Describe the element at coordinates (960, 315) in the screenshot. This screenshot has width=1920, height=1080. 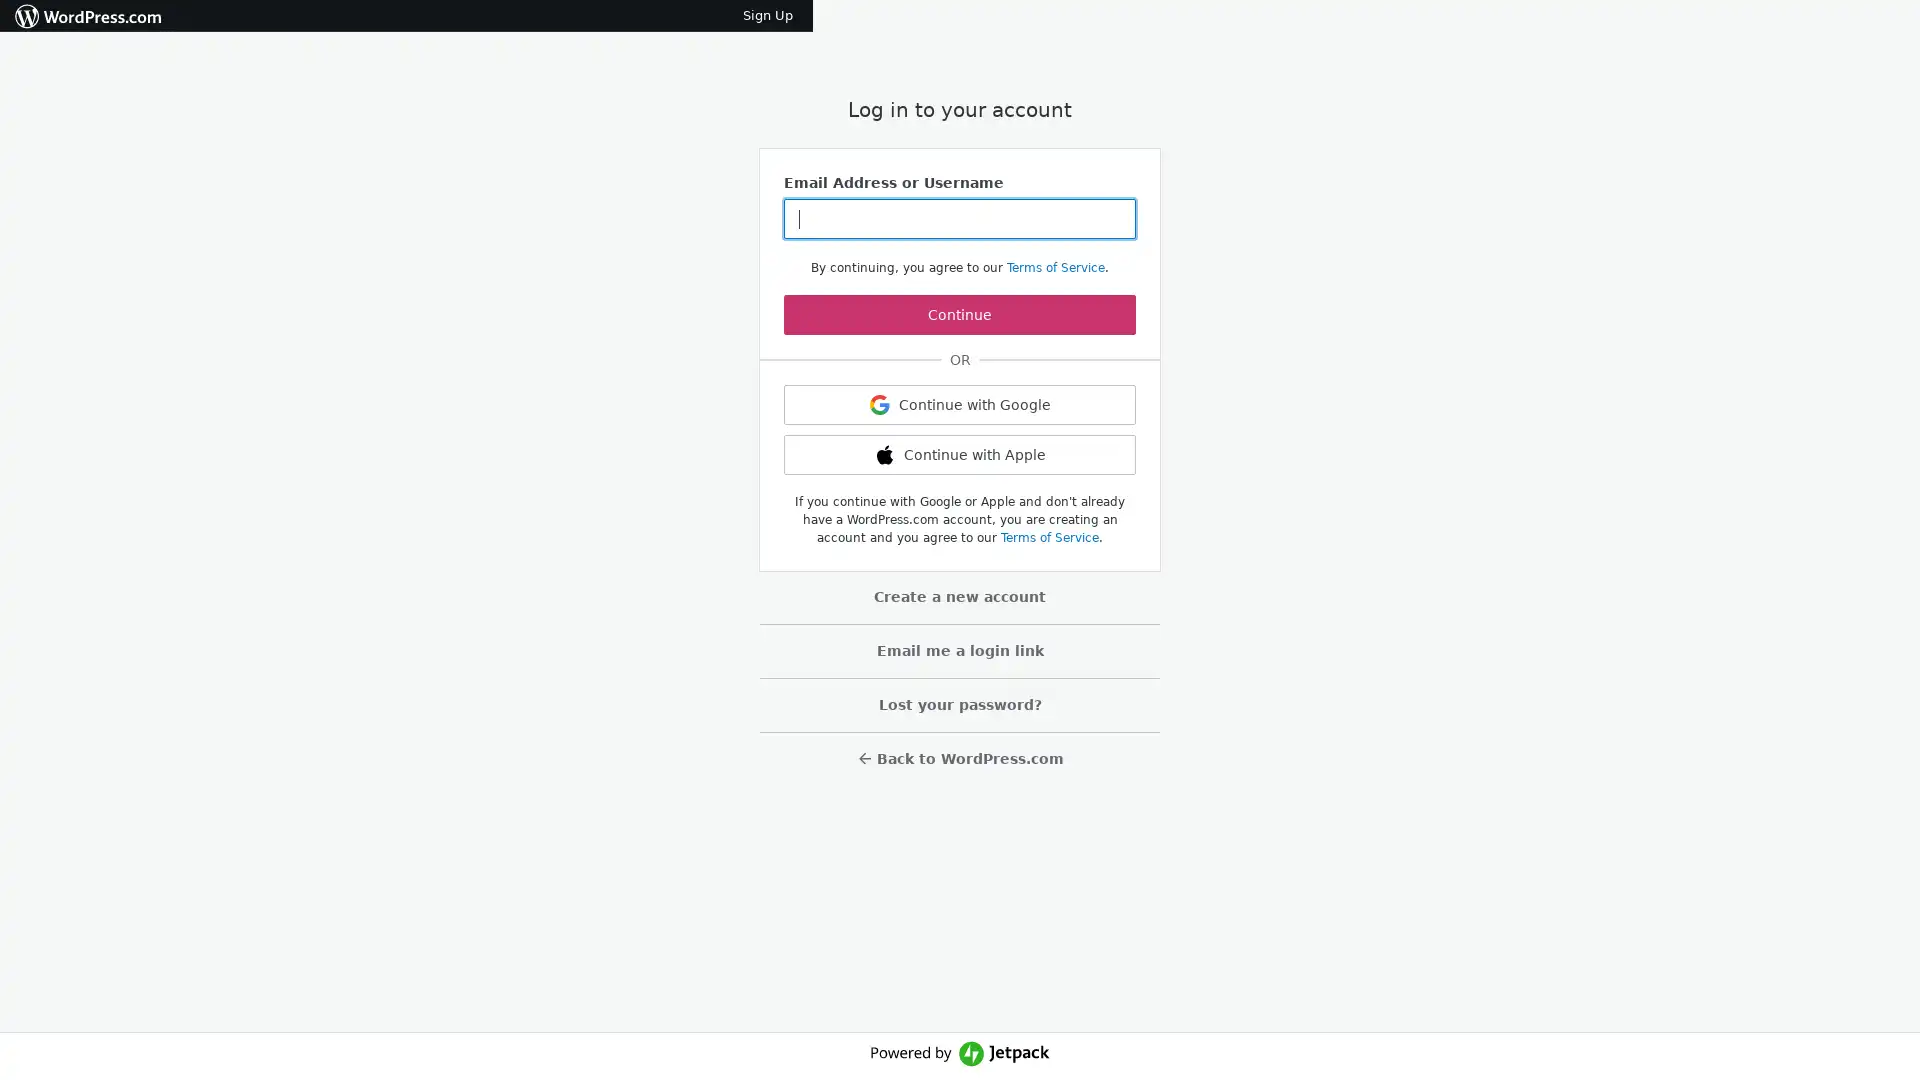
I see `Continue` at that location.